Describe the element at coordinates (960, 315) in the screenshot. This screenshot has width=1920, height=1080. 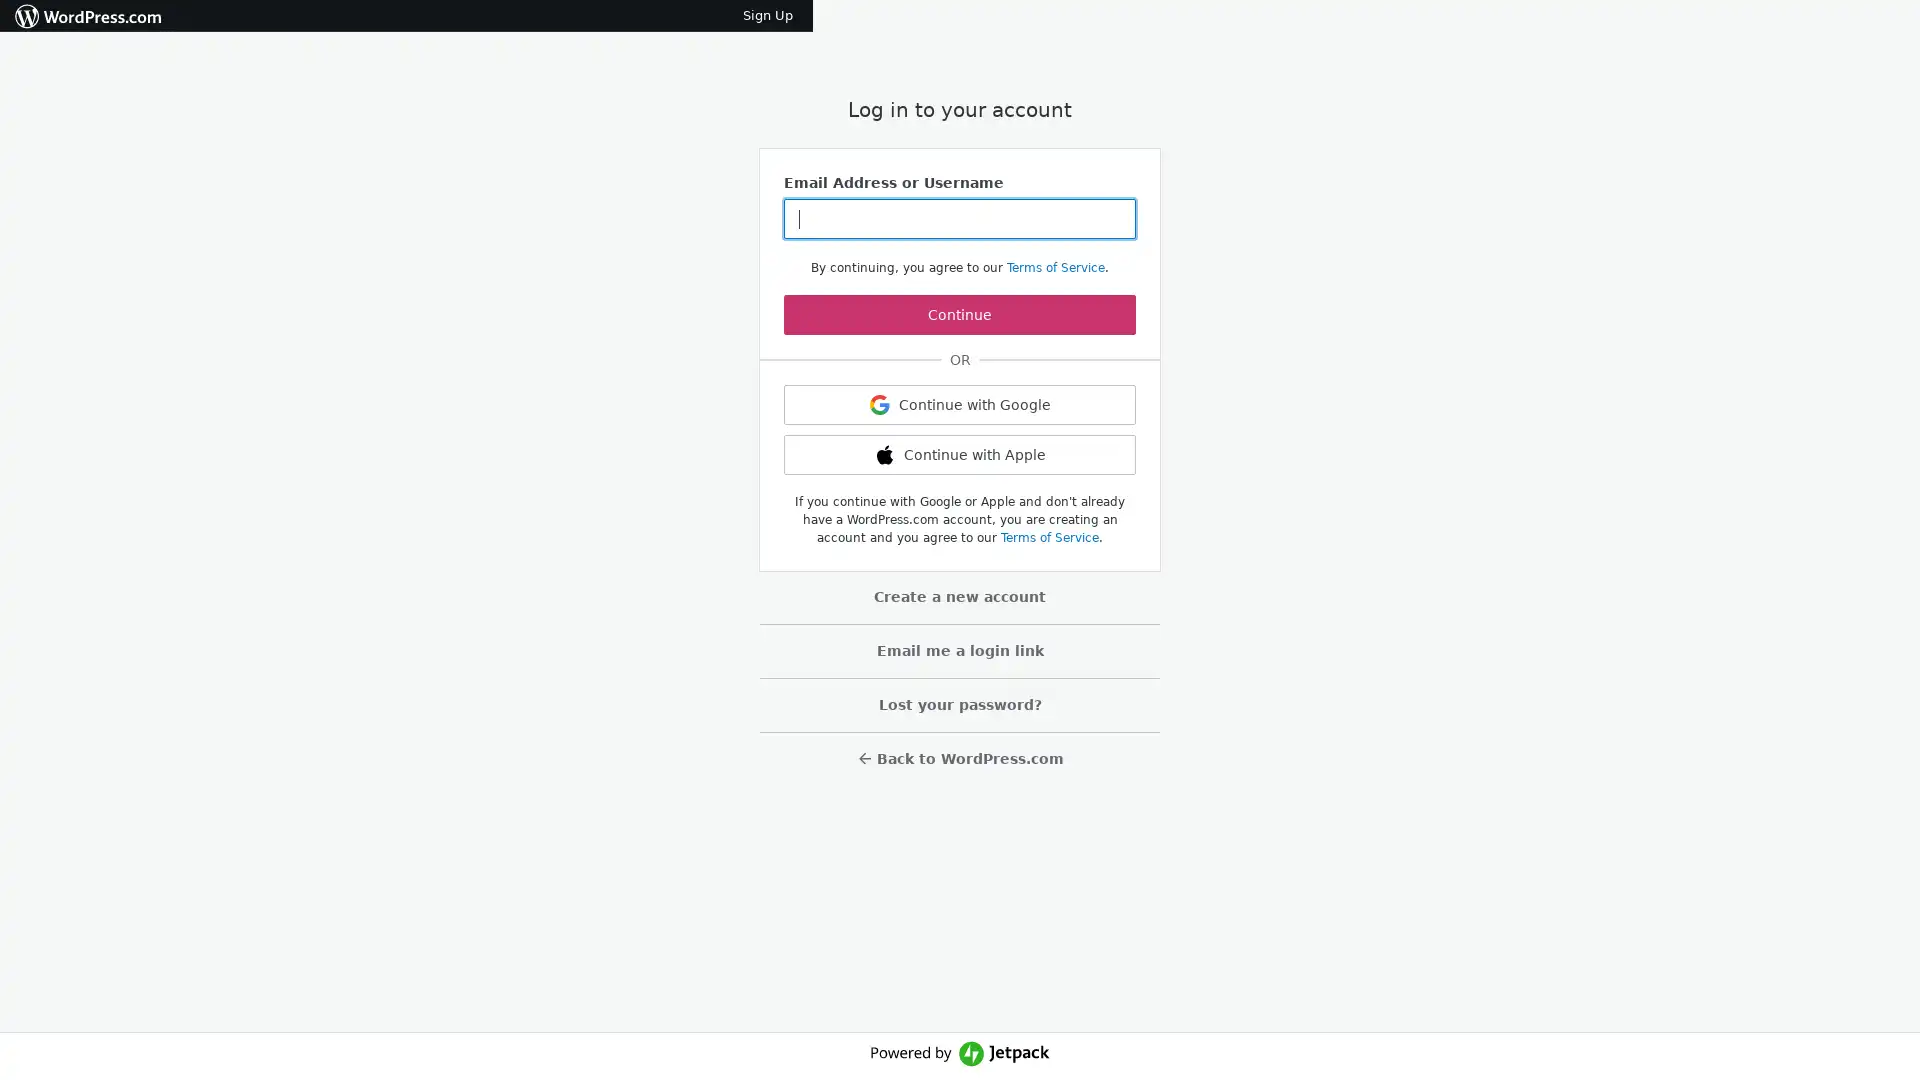
I see `Continue` at that location.